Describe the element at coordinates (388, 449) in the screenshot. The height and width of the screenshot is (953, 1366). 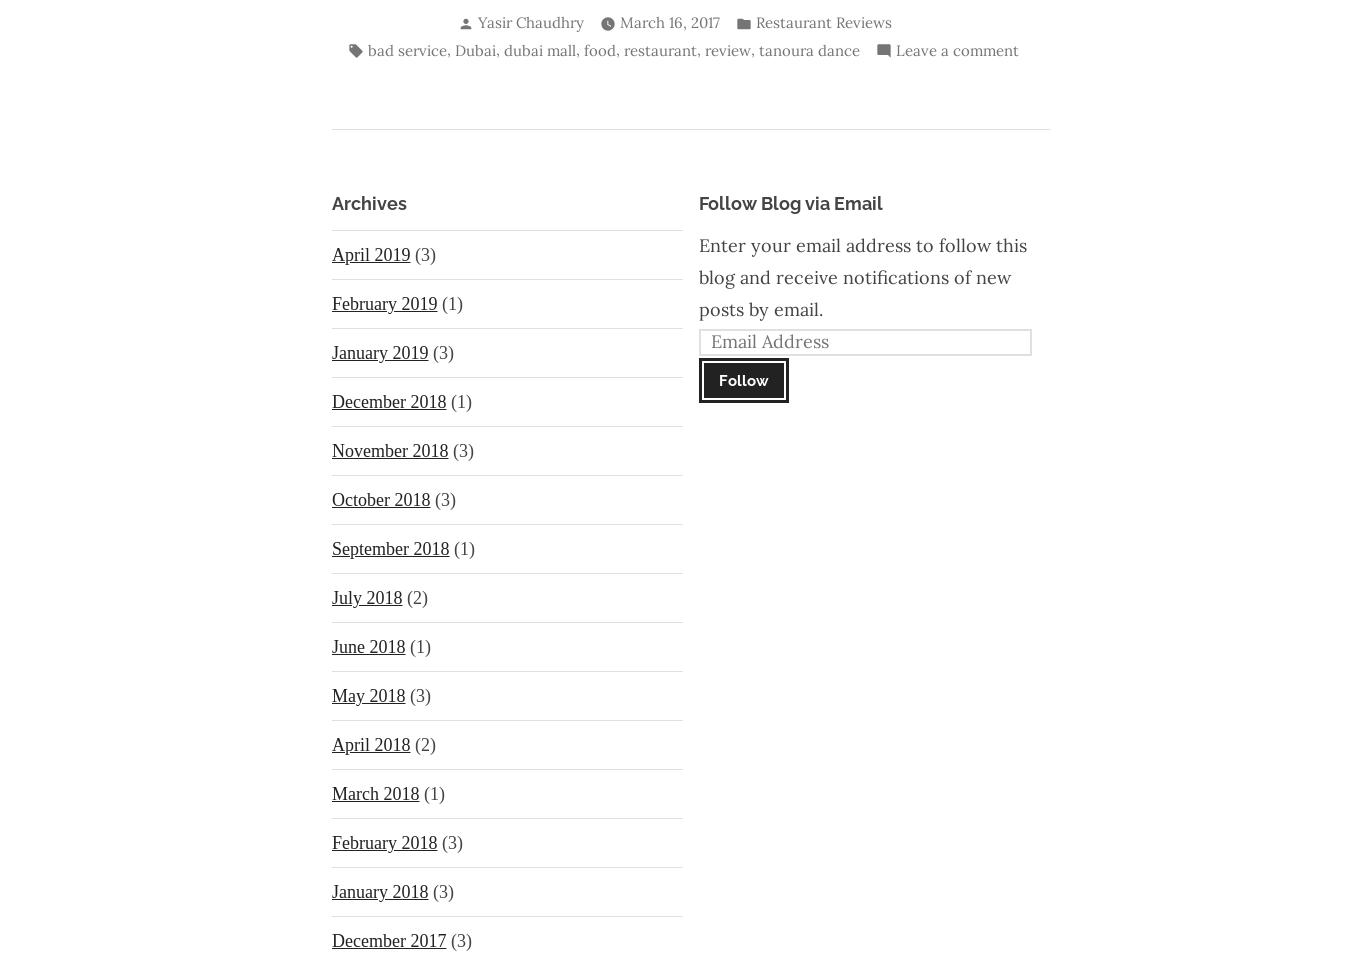
I see `'November 2018'` at that location.